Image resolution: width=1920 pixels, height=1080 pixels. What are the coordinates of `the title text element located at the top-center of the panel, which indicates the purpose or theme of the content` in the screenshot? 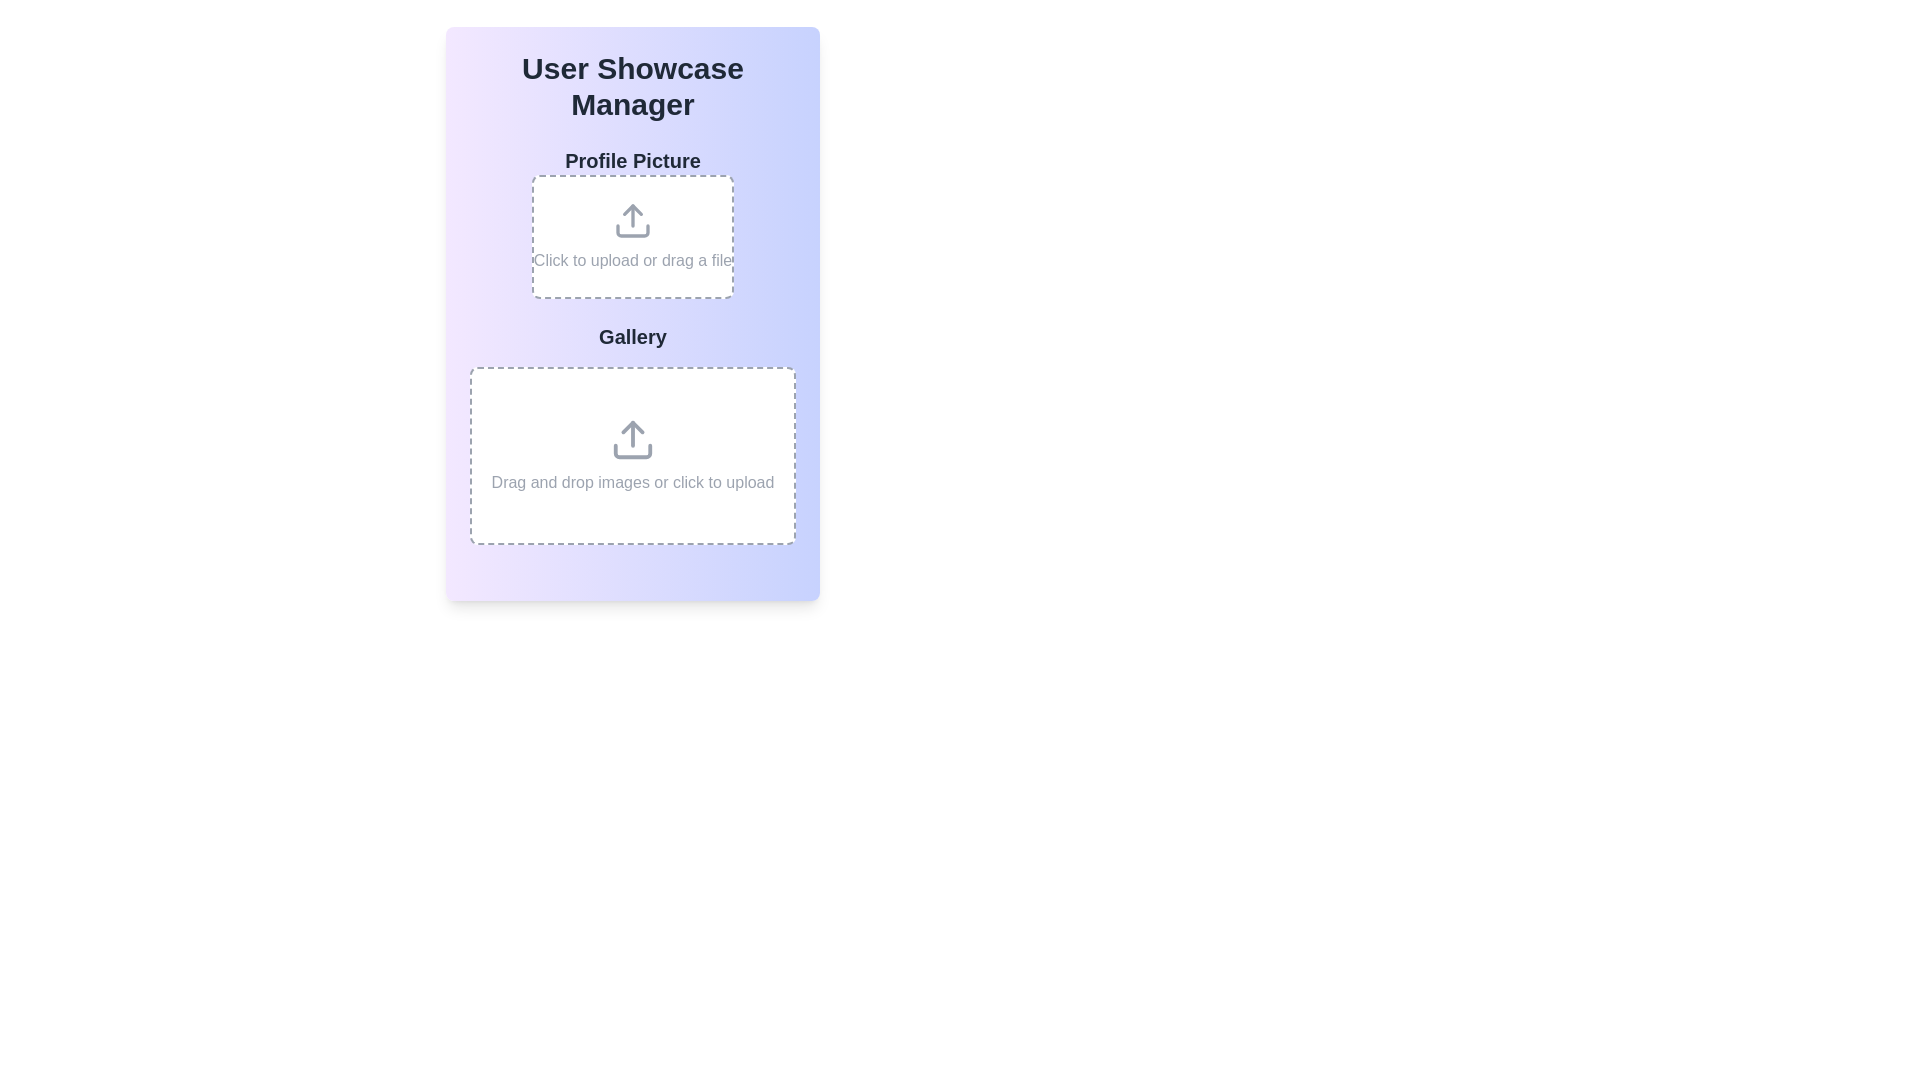 It's located at (632, 86).